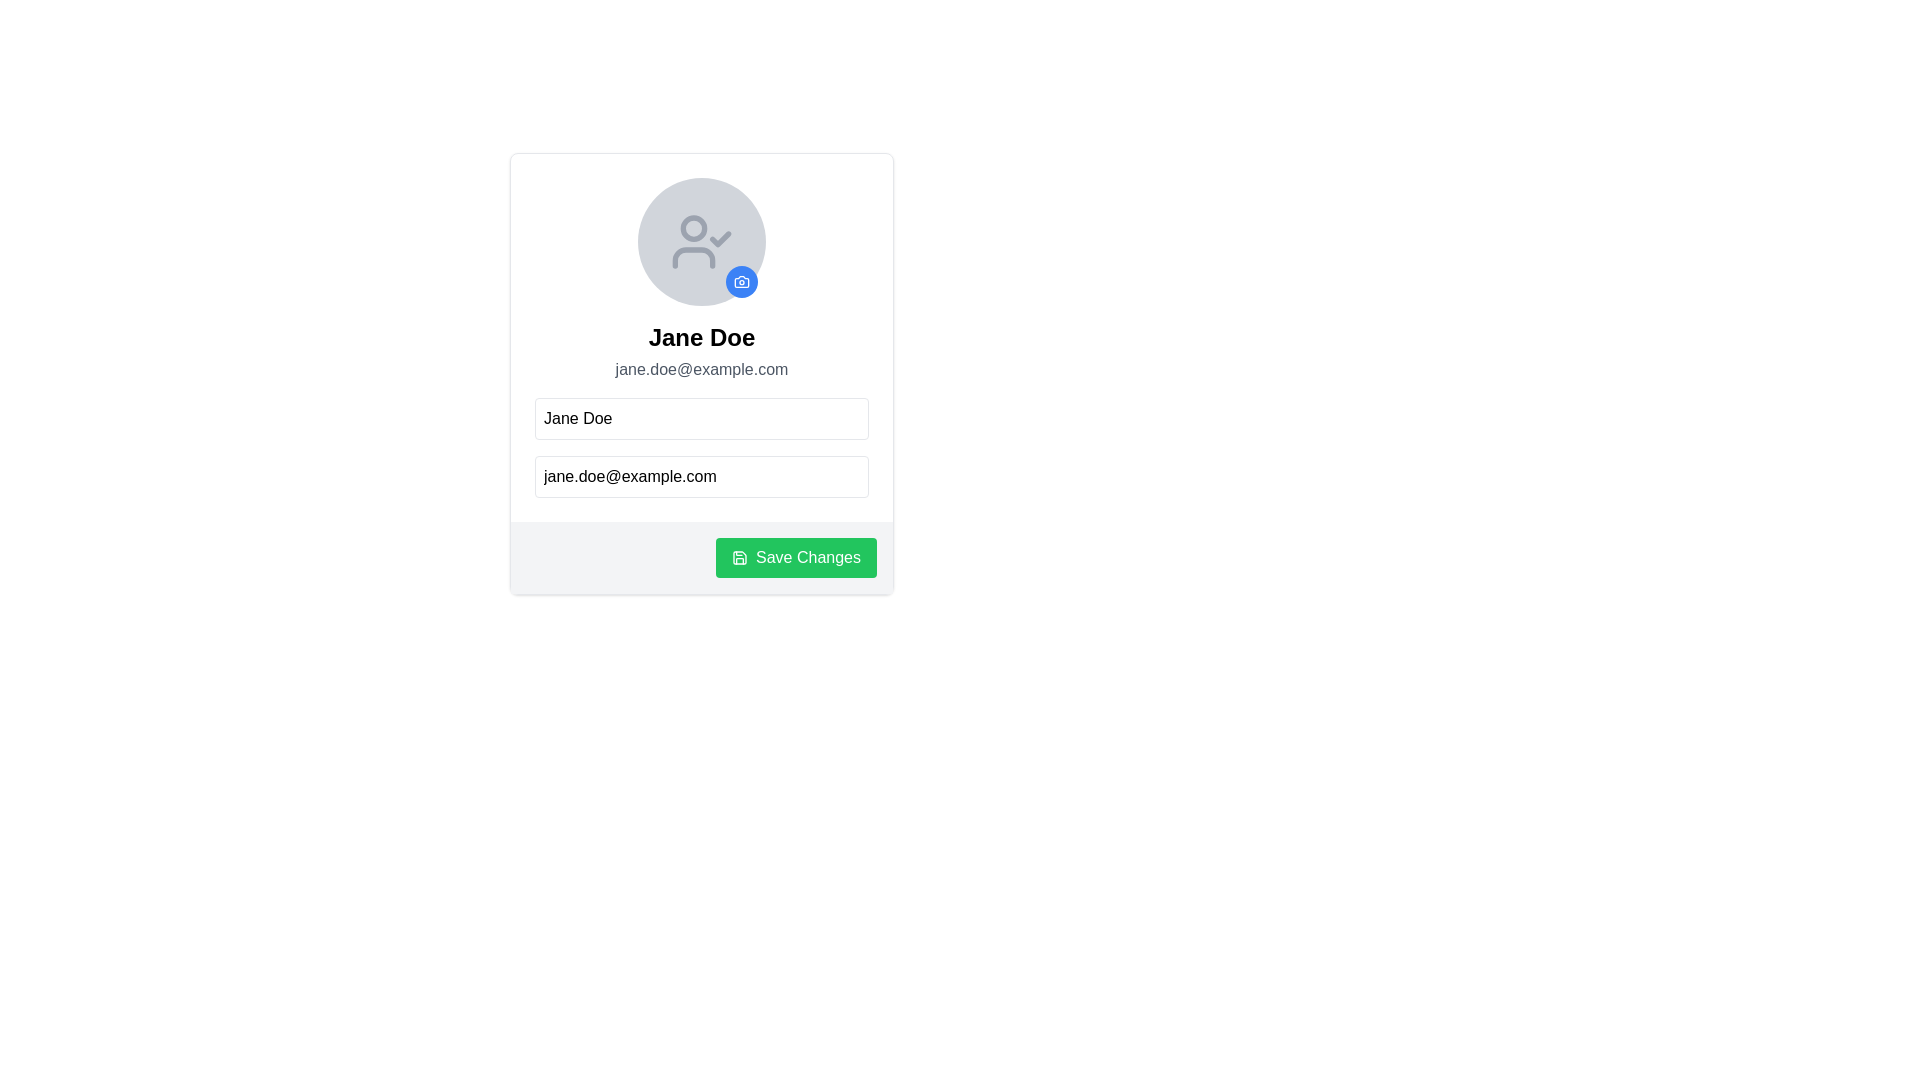  I want to click on the profile picture upload button located near the bottom-right corner of the user profile avatar, so click(741, 281).